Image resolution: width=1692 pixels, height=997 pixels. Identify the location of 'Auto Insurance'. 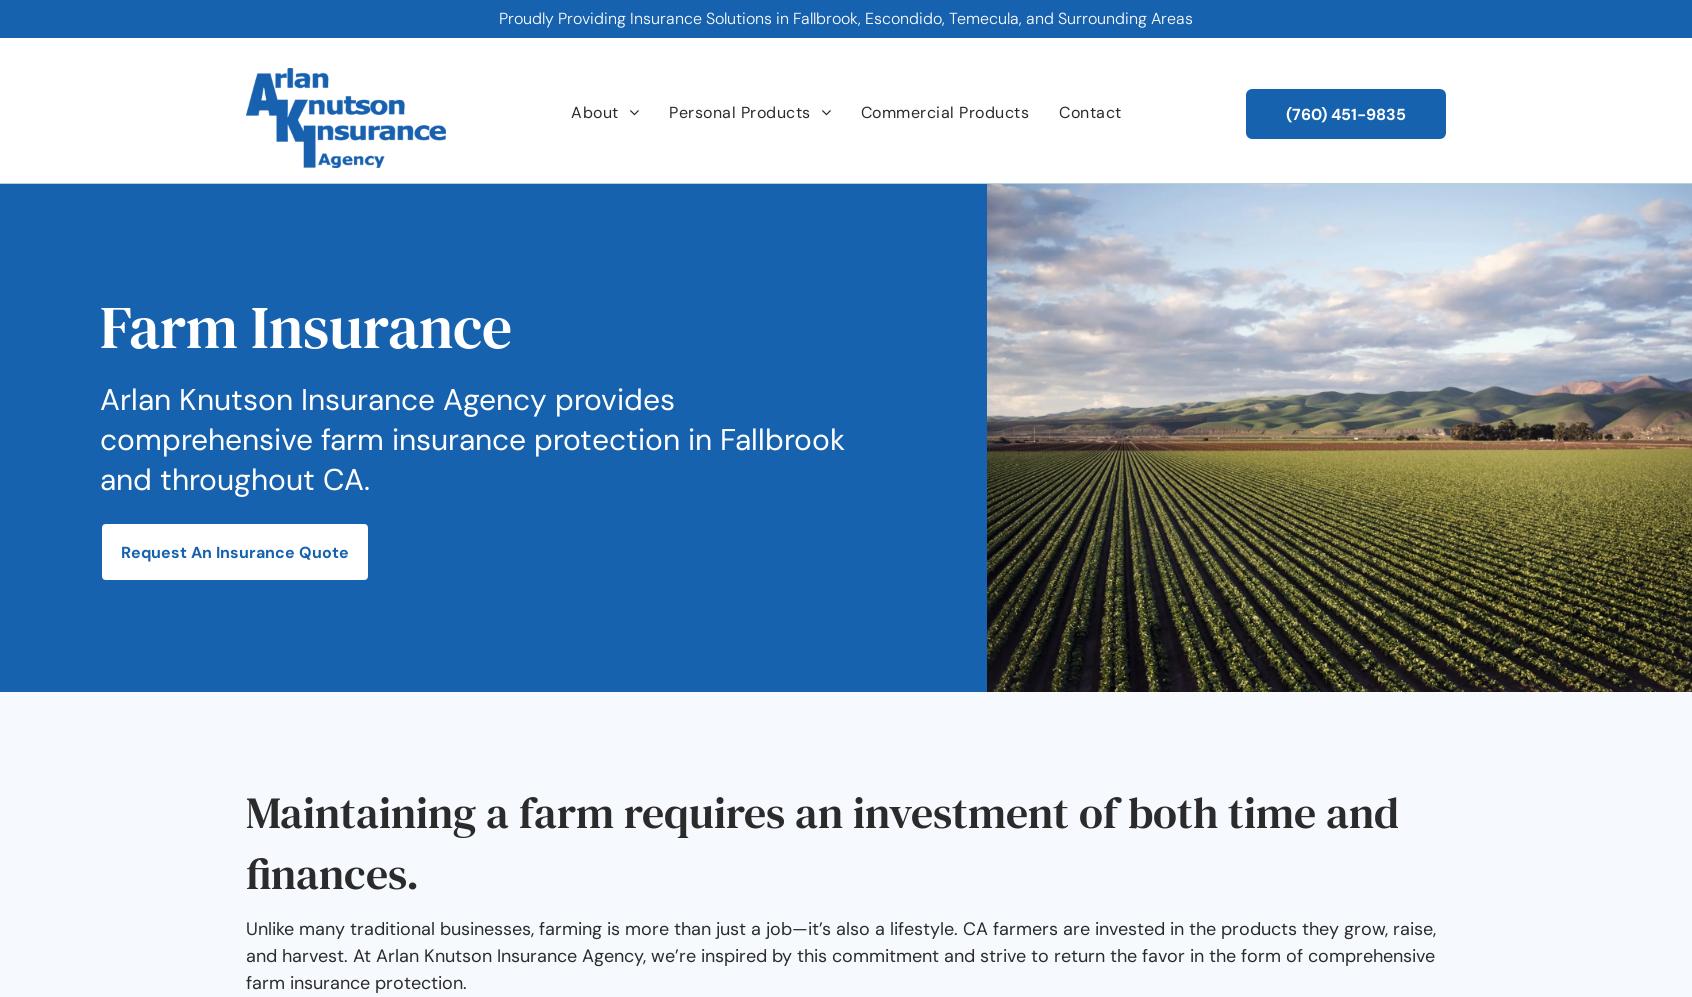
(684, 191).